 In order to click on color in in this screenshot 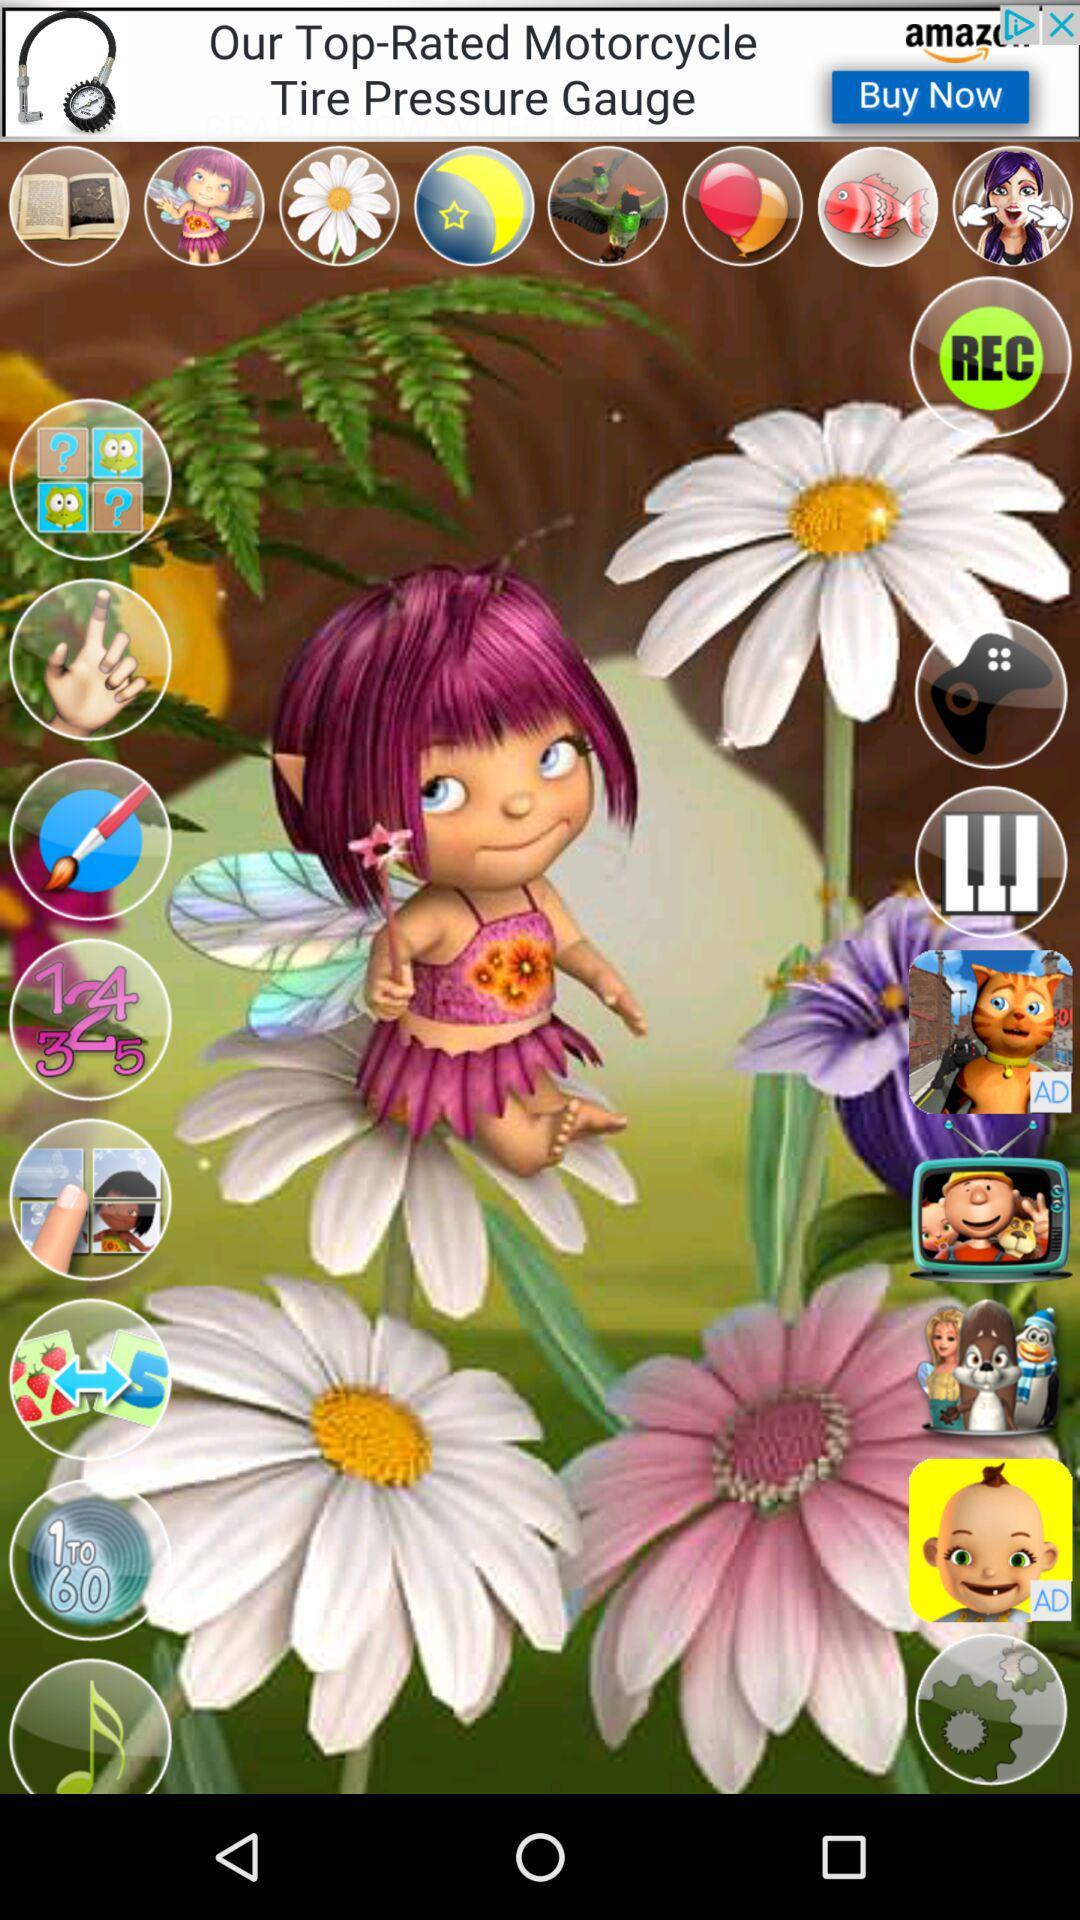, I will do `click(88, 660)`.